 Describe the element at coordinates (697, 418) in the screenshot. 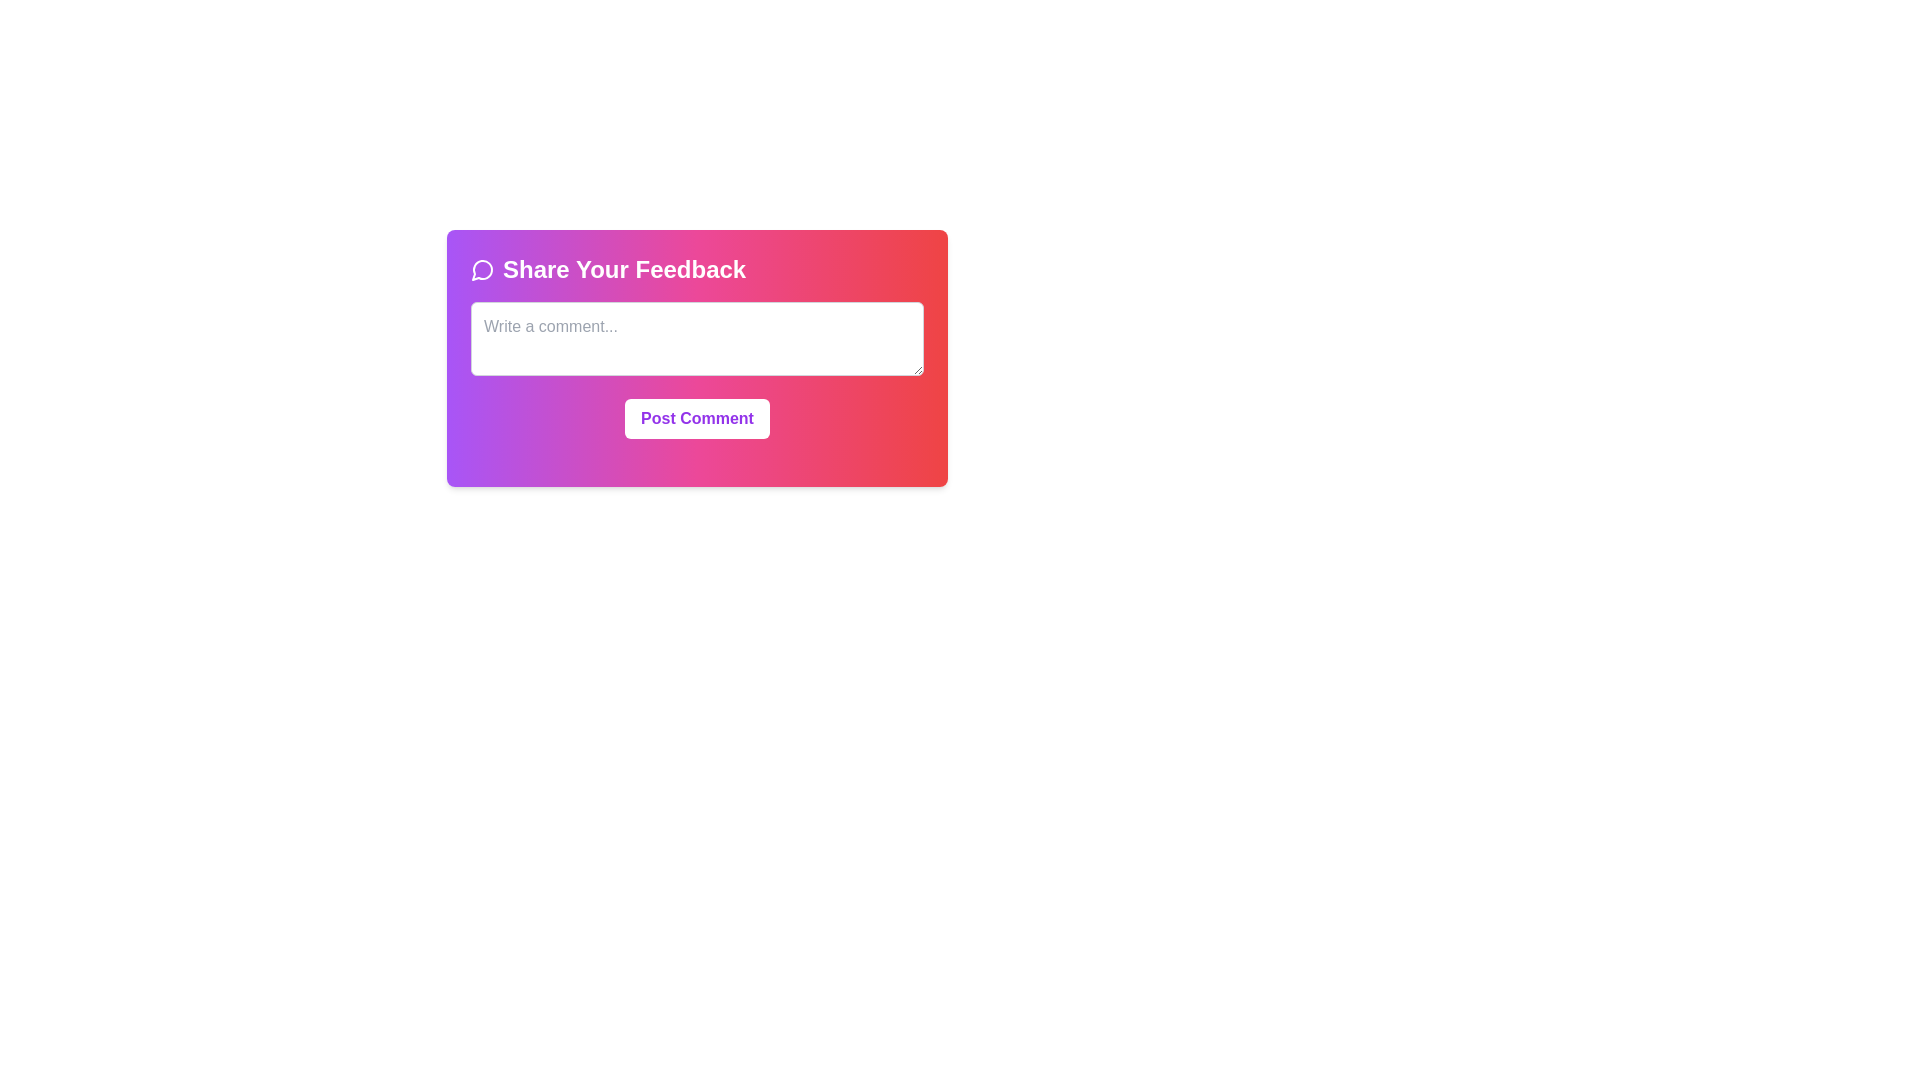

I see `the 'Post Comment' button, which is a rectangular button with rounded edges, white background, and purple text, to change its background color to gray` at that location.